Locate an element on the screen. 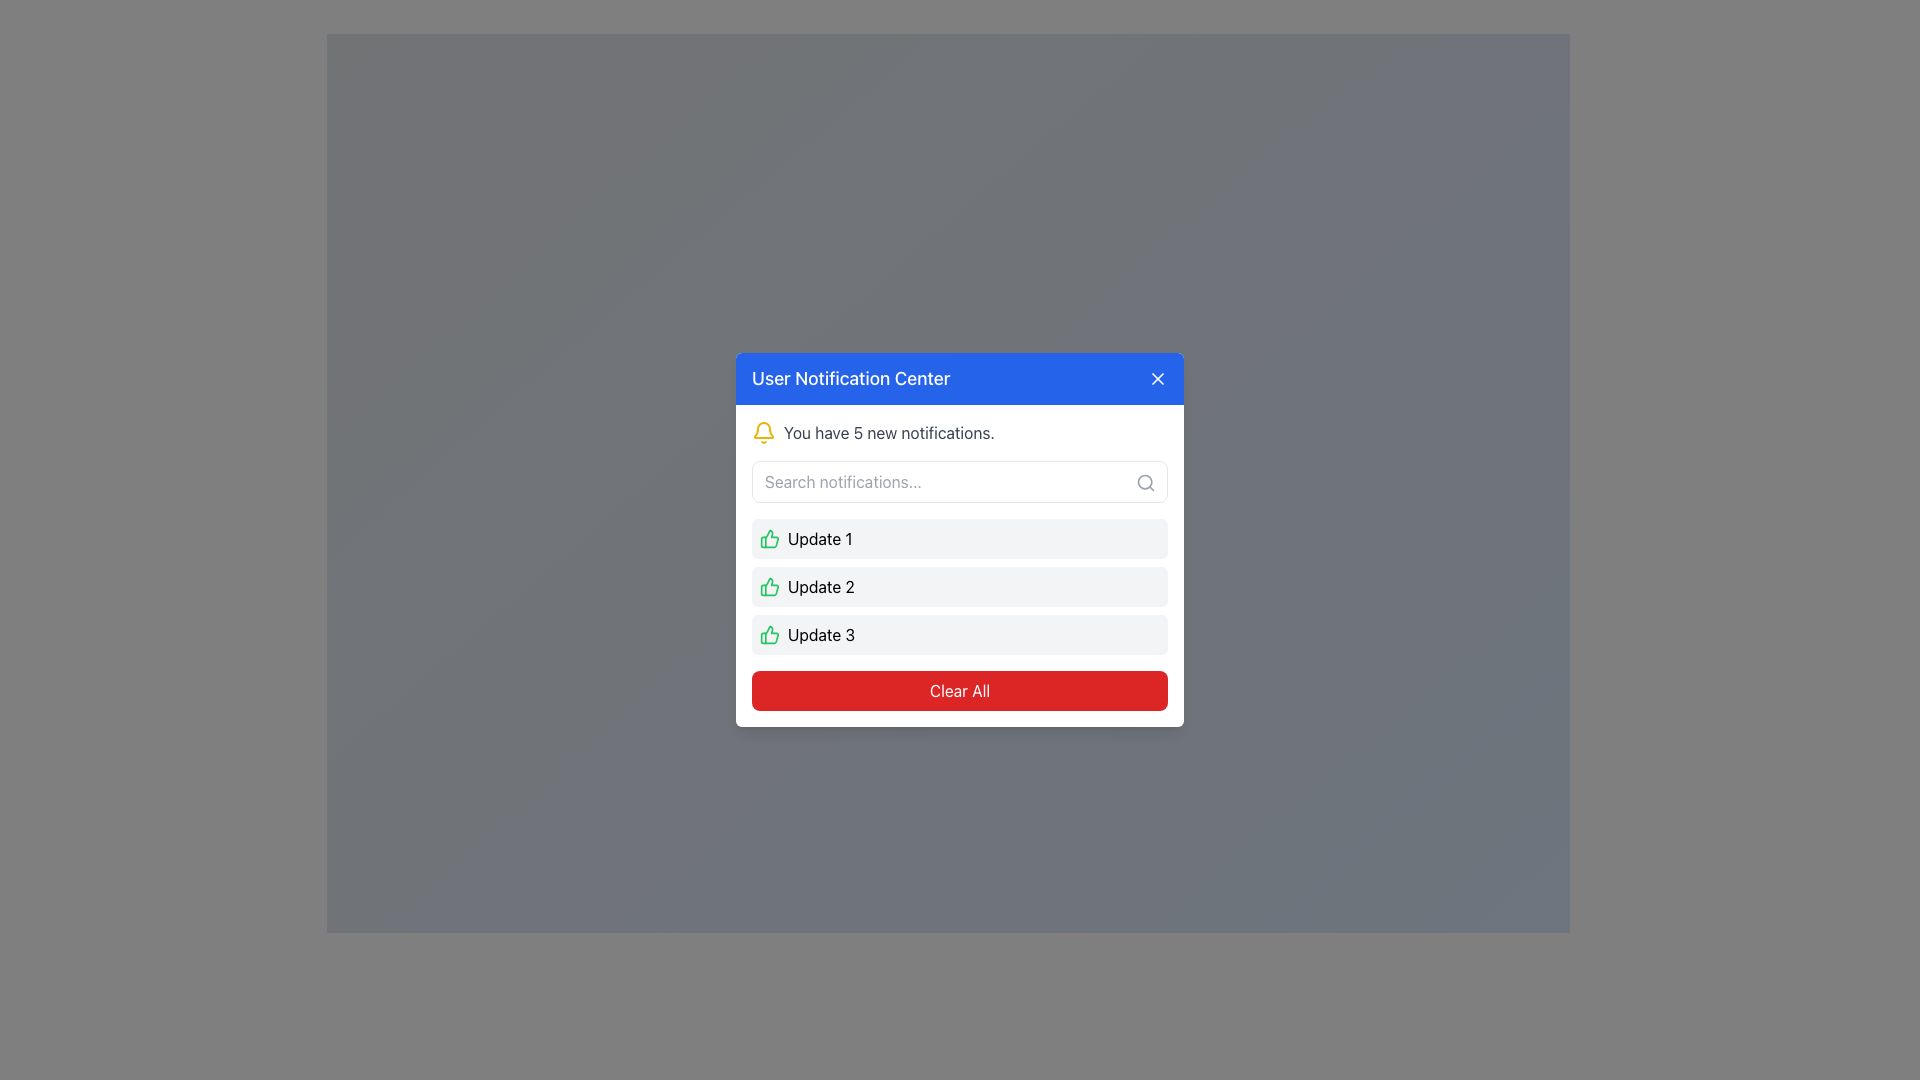  the icon of the second item in the notifications list within the 'User Notification Center' dialog box, which indicates a specific update or message is located at coordinates (960, 585).